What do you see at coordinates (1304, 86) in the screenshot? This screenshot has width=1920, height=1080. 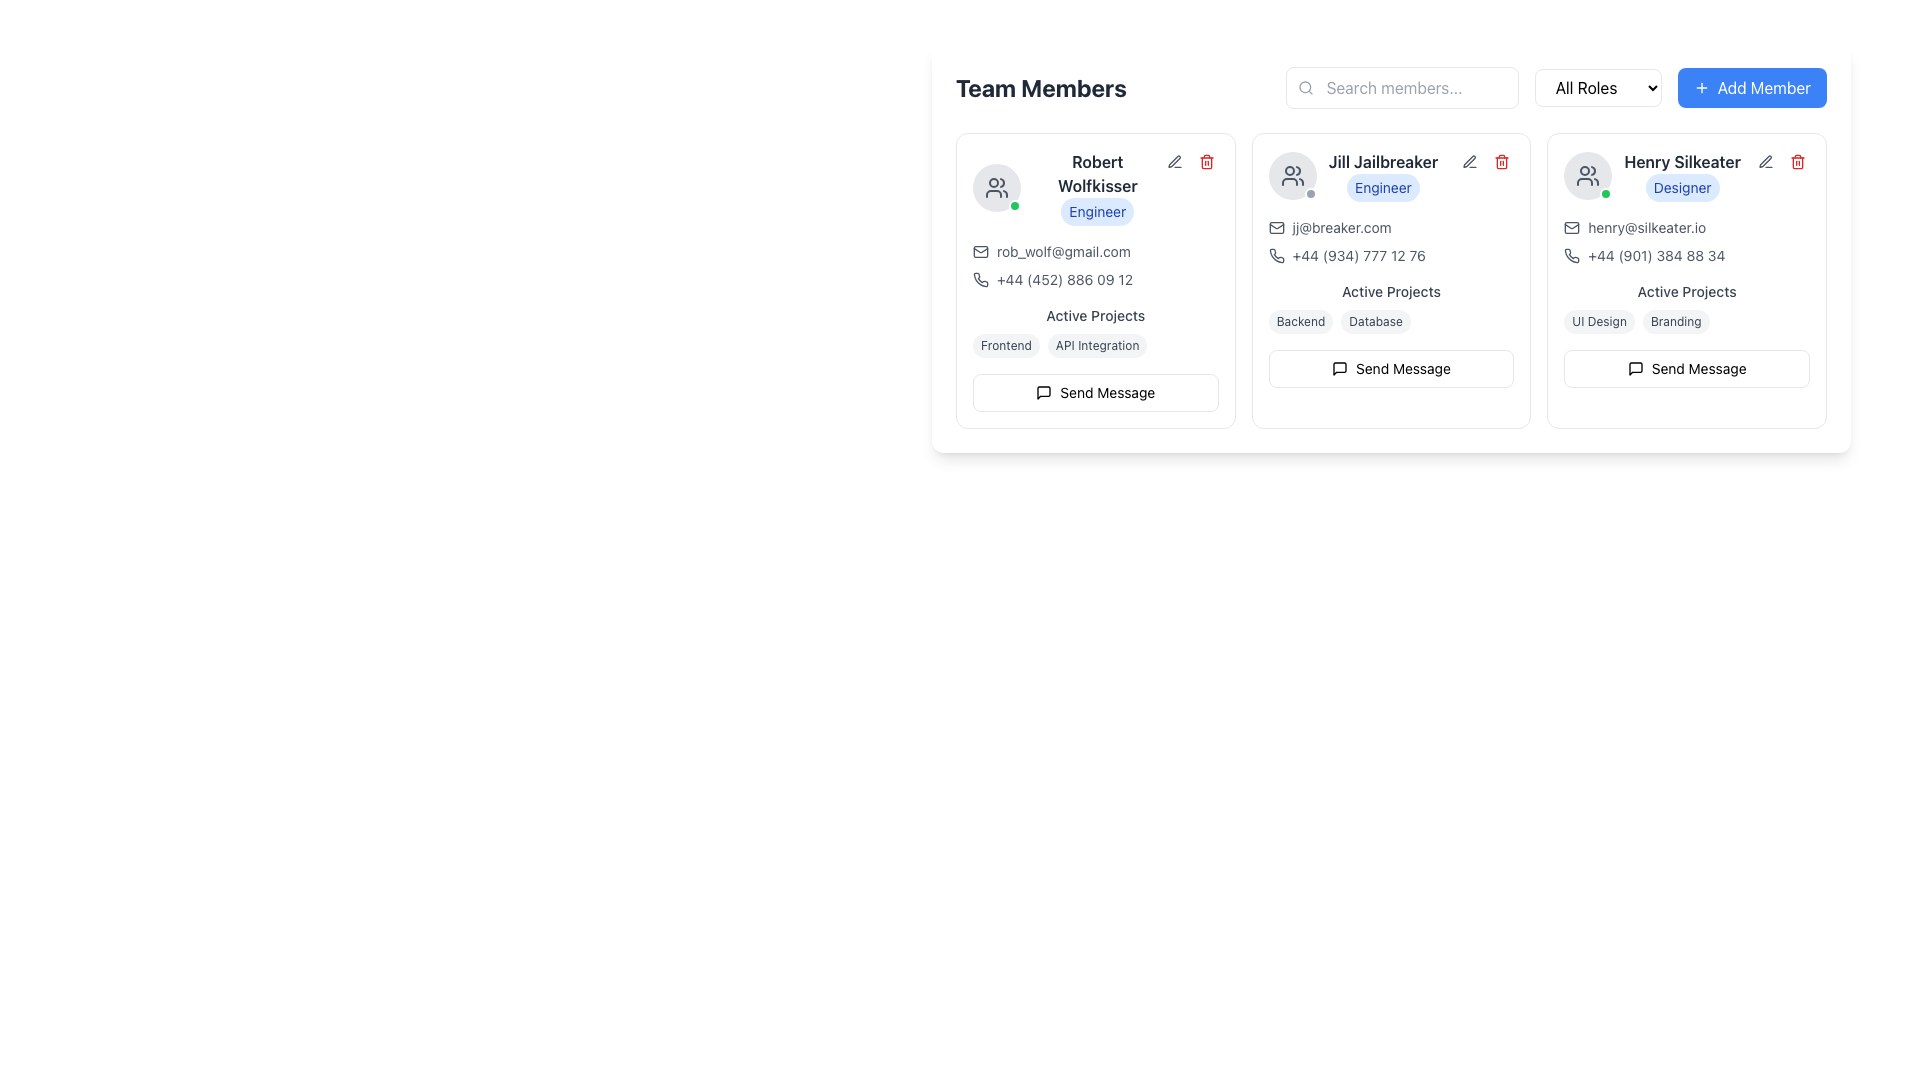 I see `the circular SVG element that forms part of the magnifying glass icon in the search bar, located to the left of the input field` at bounding box center [1304, 86].